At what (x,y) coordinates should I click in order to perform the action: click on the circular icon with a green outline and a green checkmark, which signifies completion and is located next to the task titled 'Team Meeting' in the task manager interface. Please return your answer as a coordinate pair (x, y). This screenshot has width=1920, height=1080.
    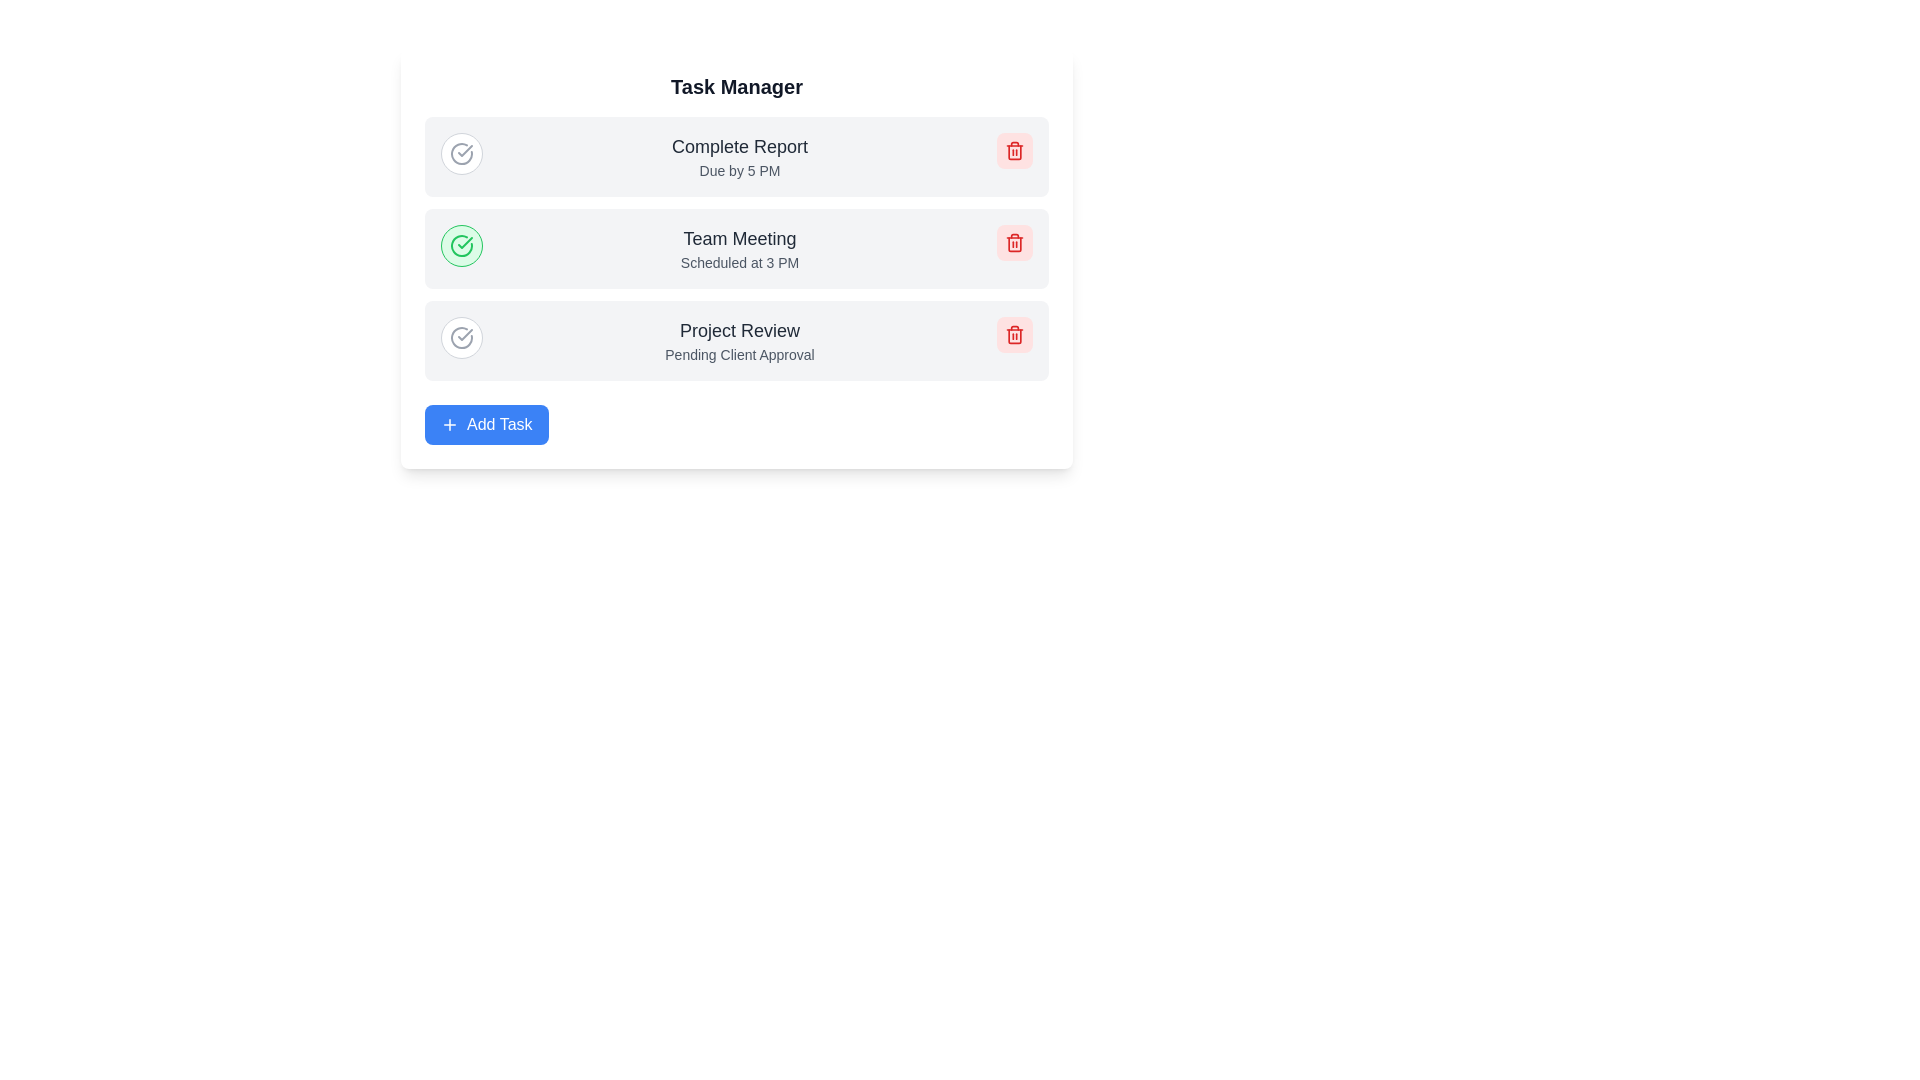
    Looking at the image, I should click on (460, 245).